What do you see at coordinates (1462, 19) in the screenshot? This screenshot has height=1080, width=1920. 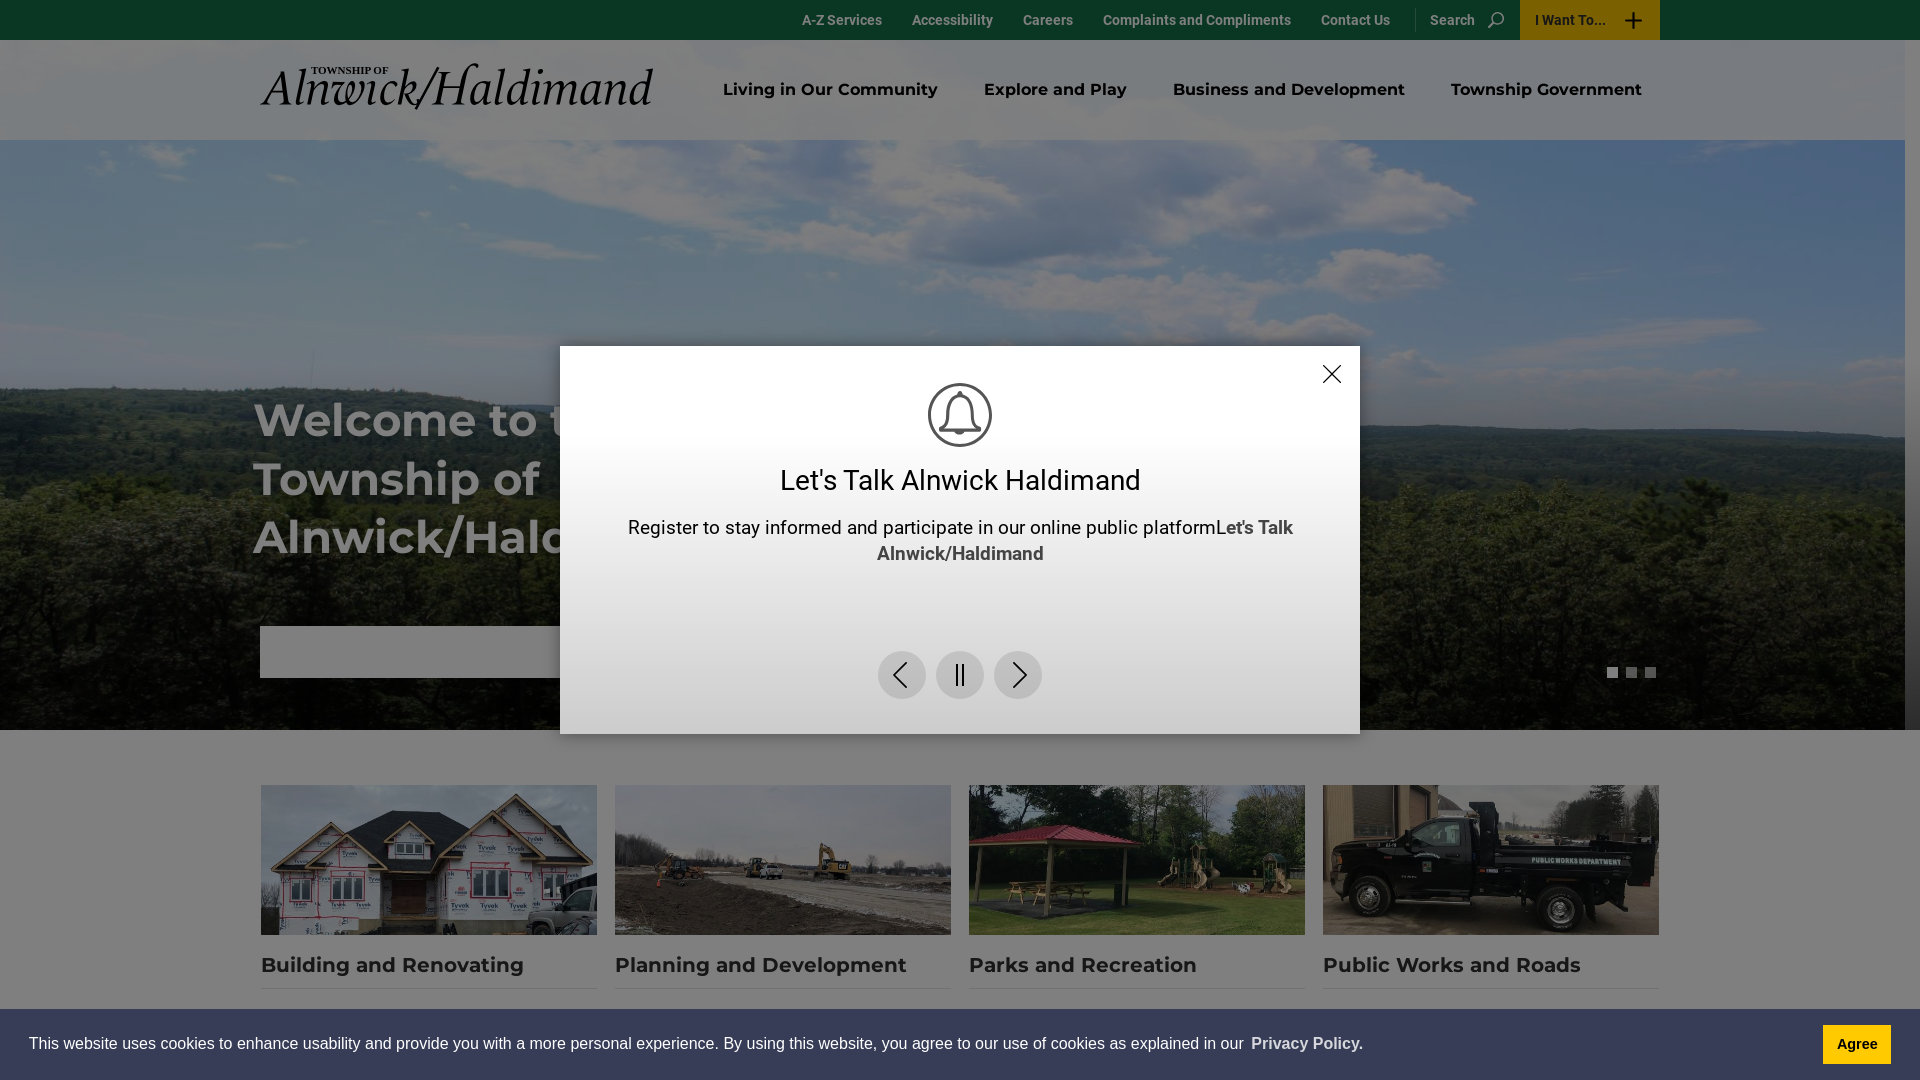 I see `'Search'` at bounding box center [1462, 19].